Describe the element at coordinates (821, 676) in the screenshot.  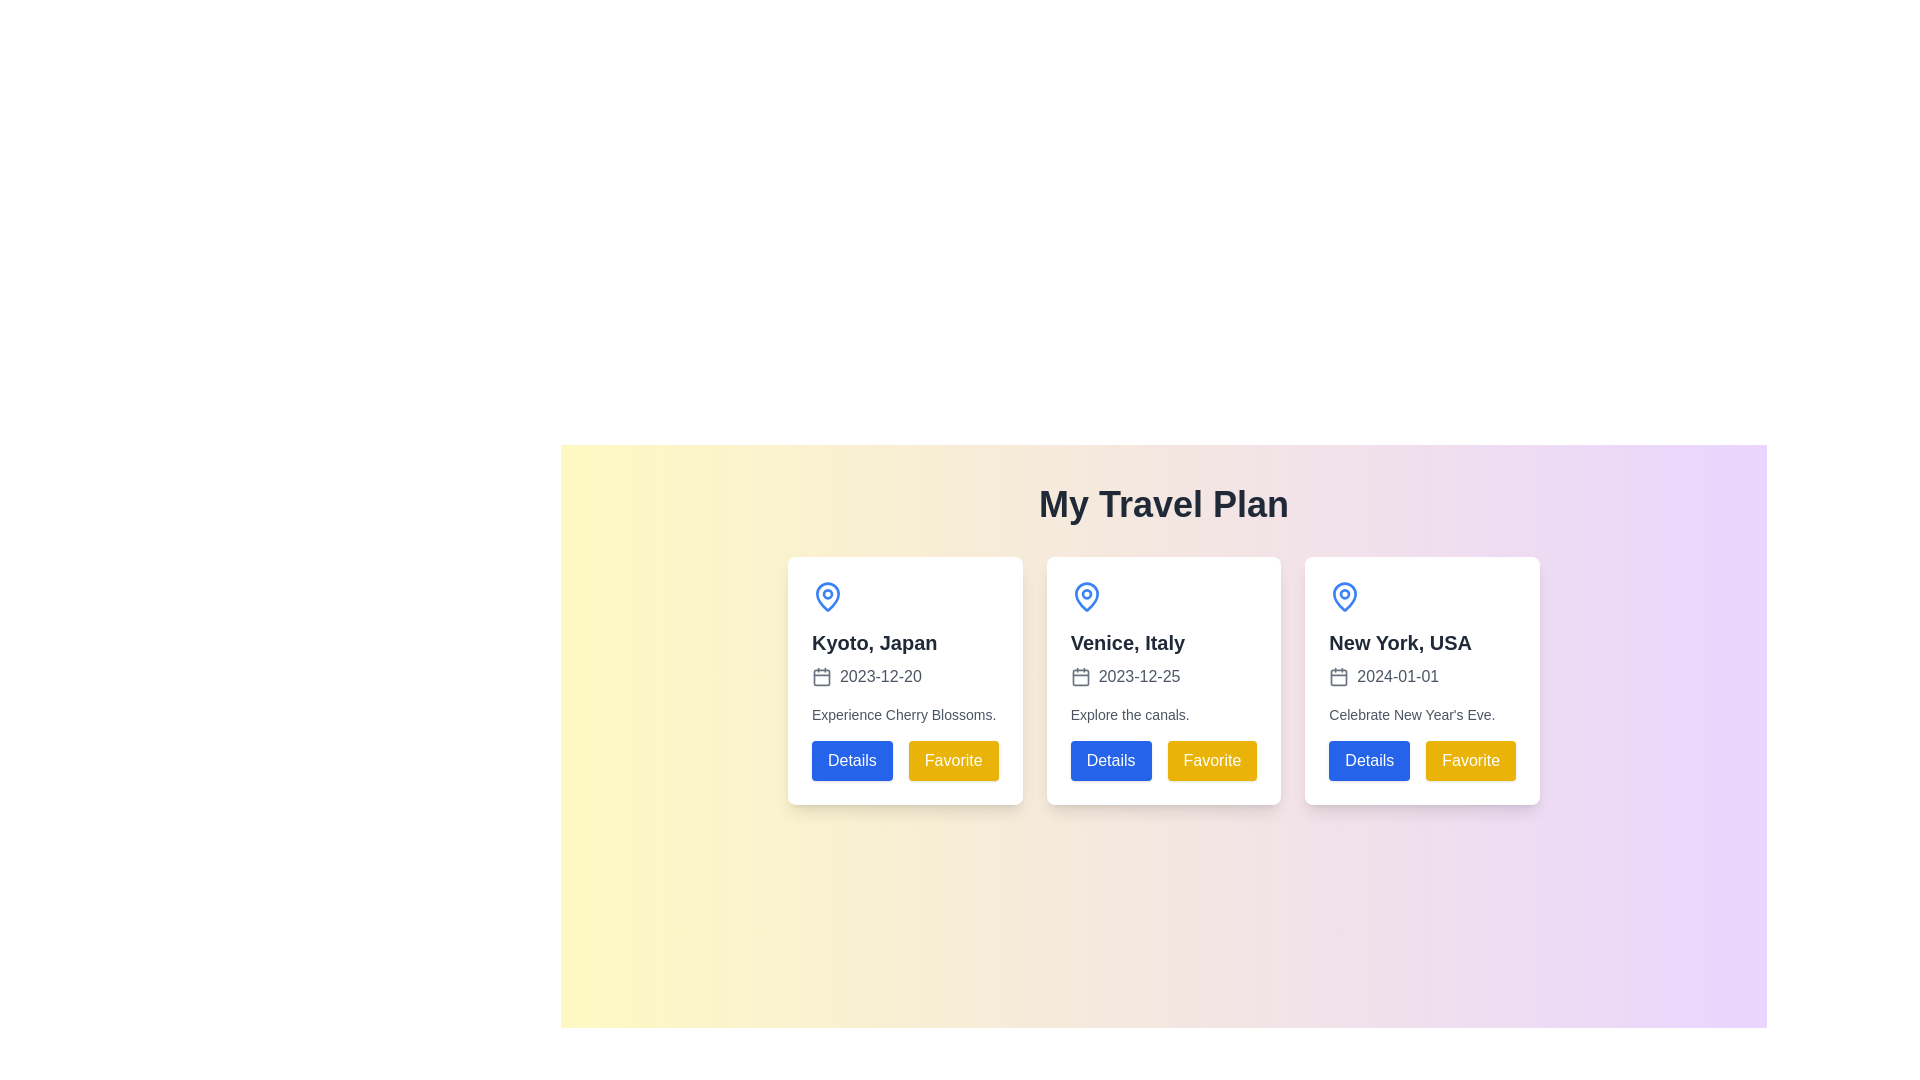
I see `the SVG rectangle that represents the content area of the calendar icon, located next to the text 'Kyoto, Japan' and above the date '2023-12-20'` at that location.